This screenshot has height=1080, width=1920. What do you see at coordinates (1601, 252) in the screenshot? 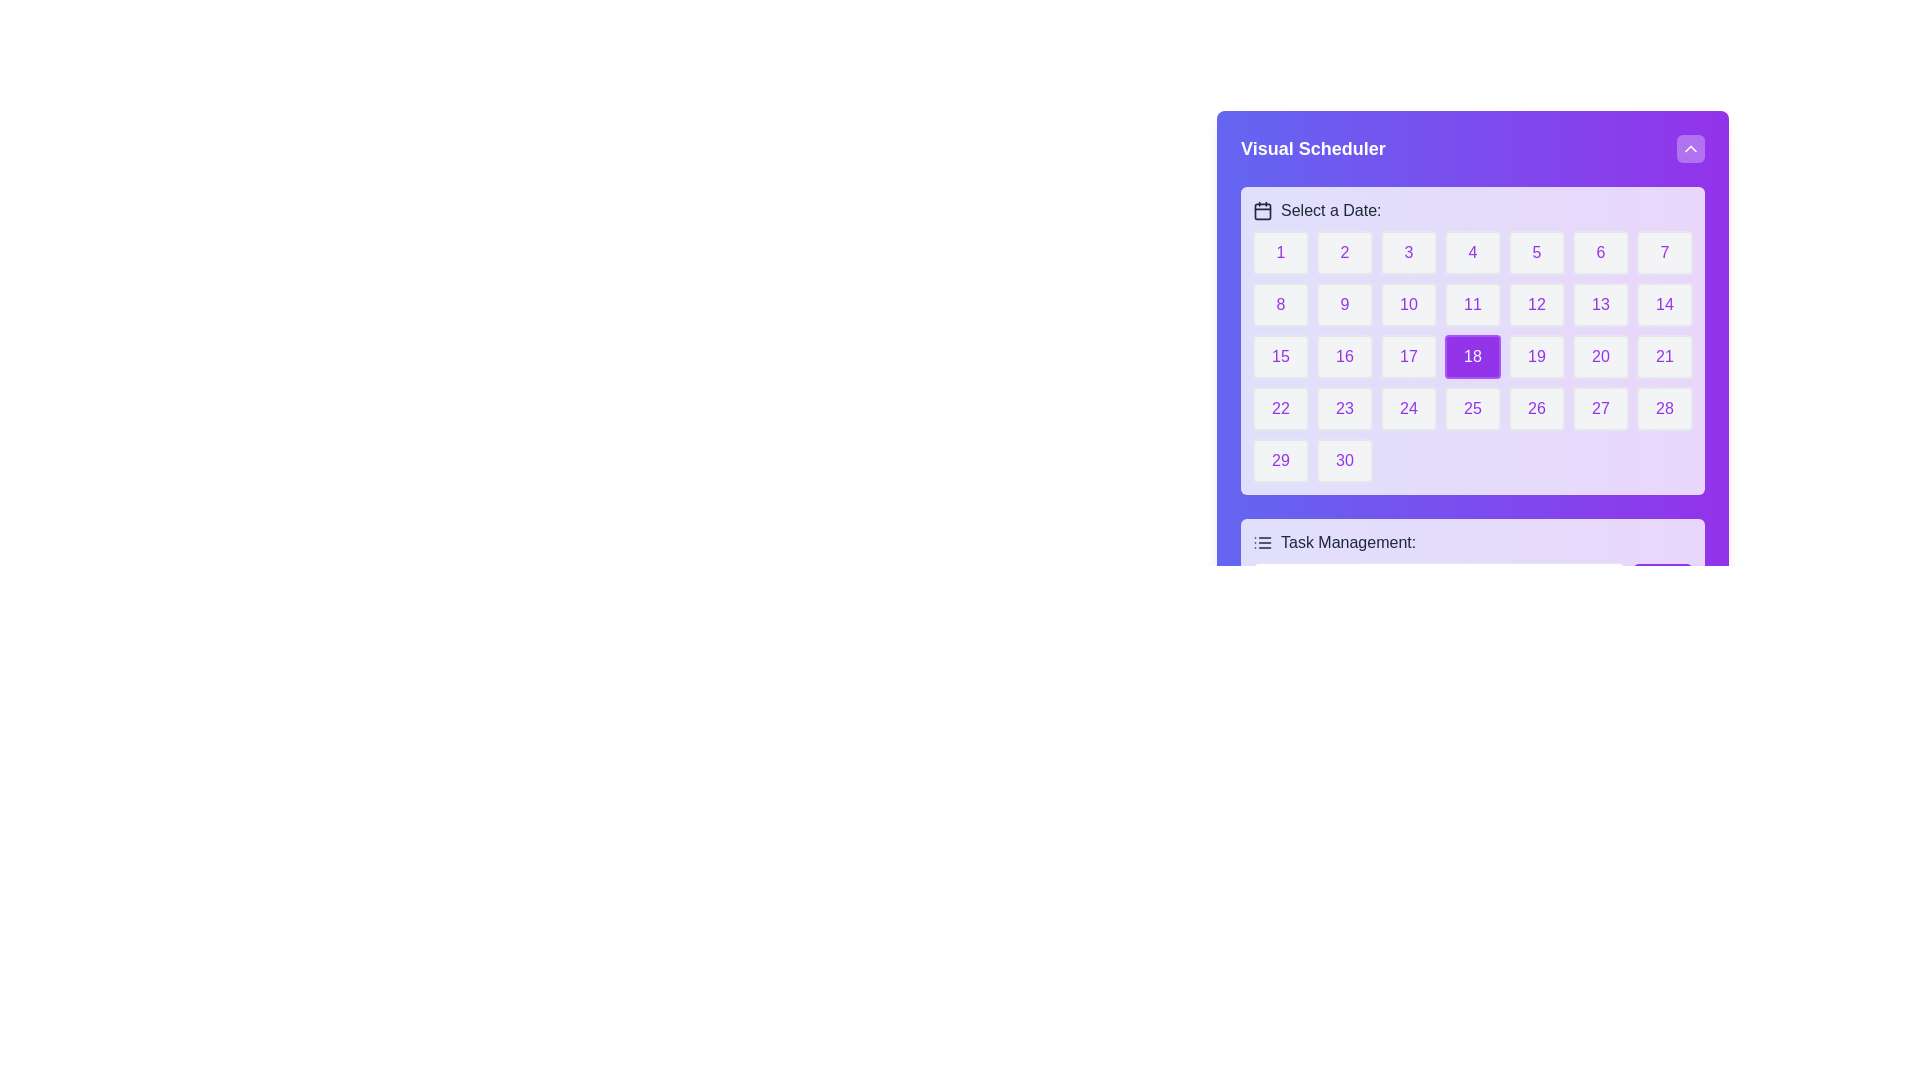
I see `the calendar date cell displaying the number '6', which is a rounded rectangular button within the calendar grid` at bounding box center [1601, 252].